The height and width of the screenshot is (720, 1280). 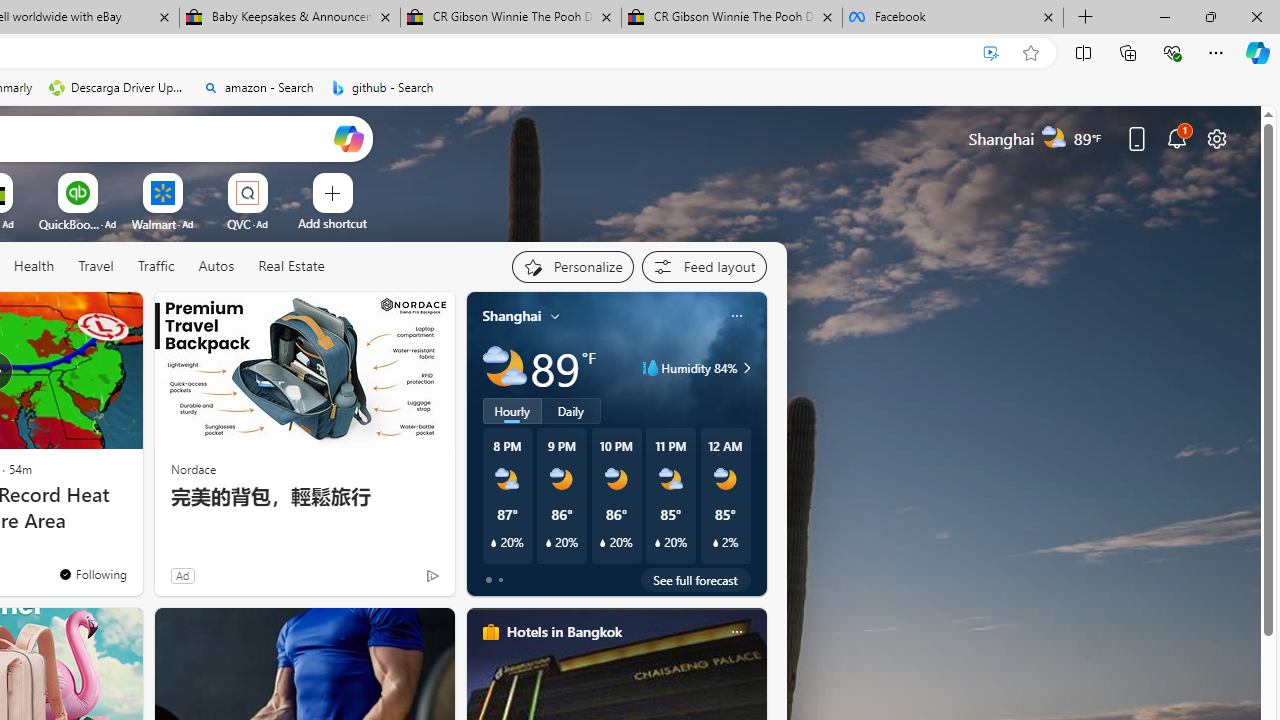 I want to click on 'Class: icon-img', so click(x=735, y=632).